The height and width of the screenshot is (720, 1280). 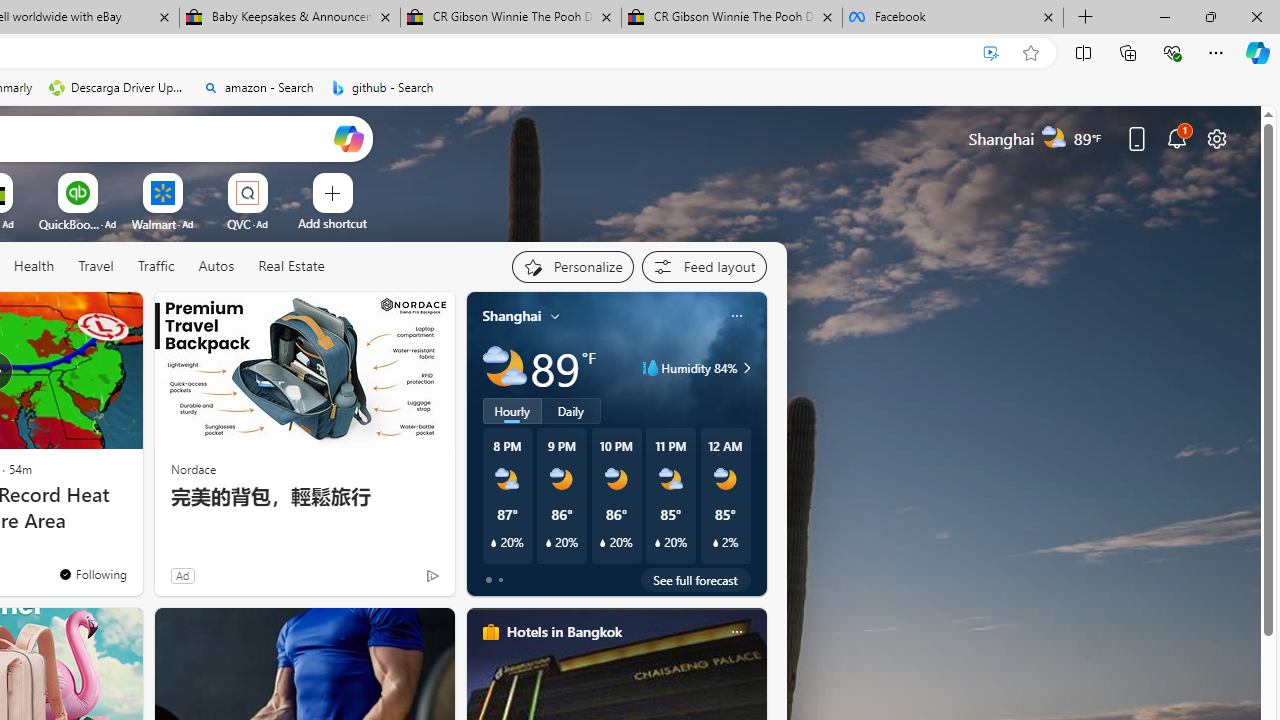 I want to click on 'Class: icon-img', so click(x=735, y=632).